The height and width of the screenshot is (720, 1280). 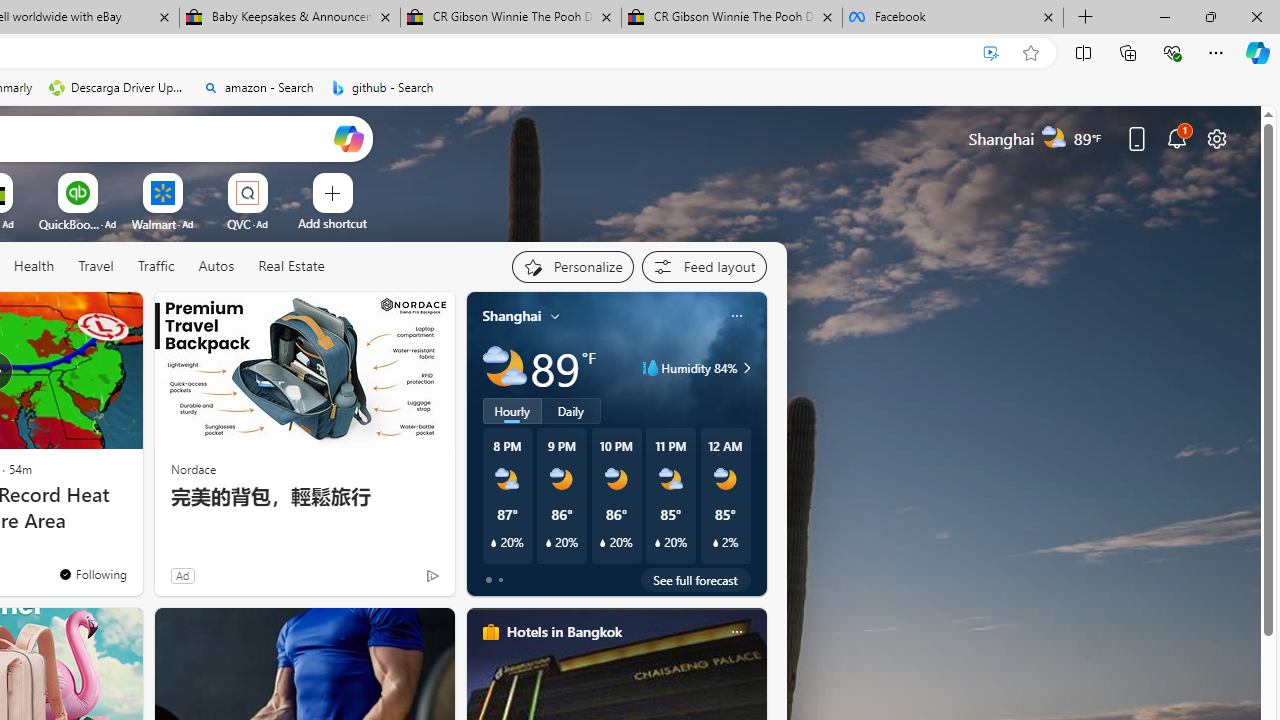 I want to click on 'Class: icon-img', so click(x=735, y=632).